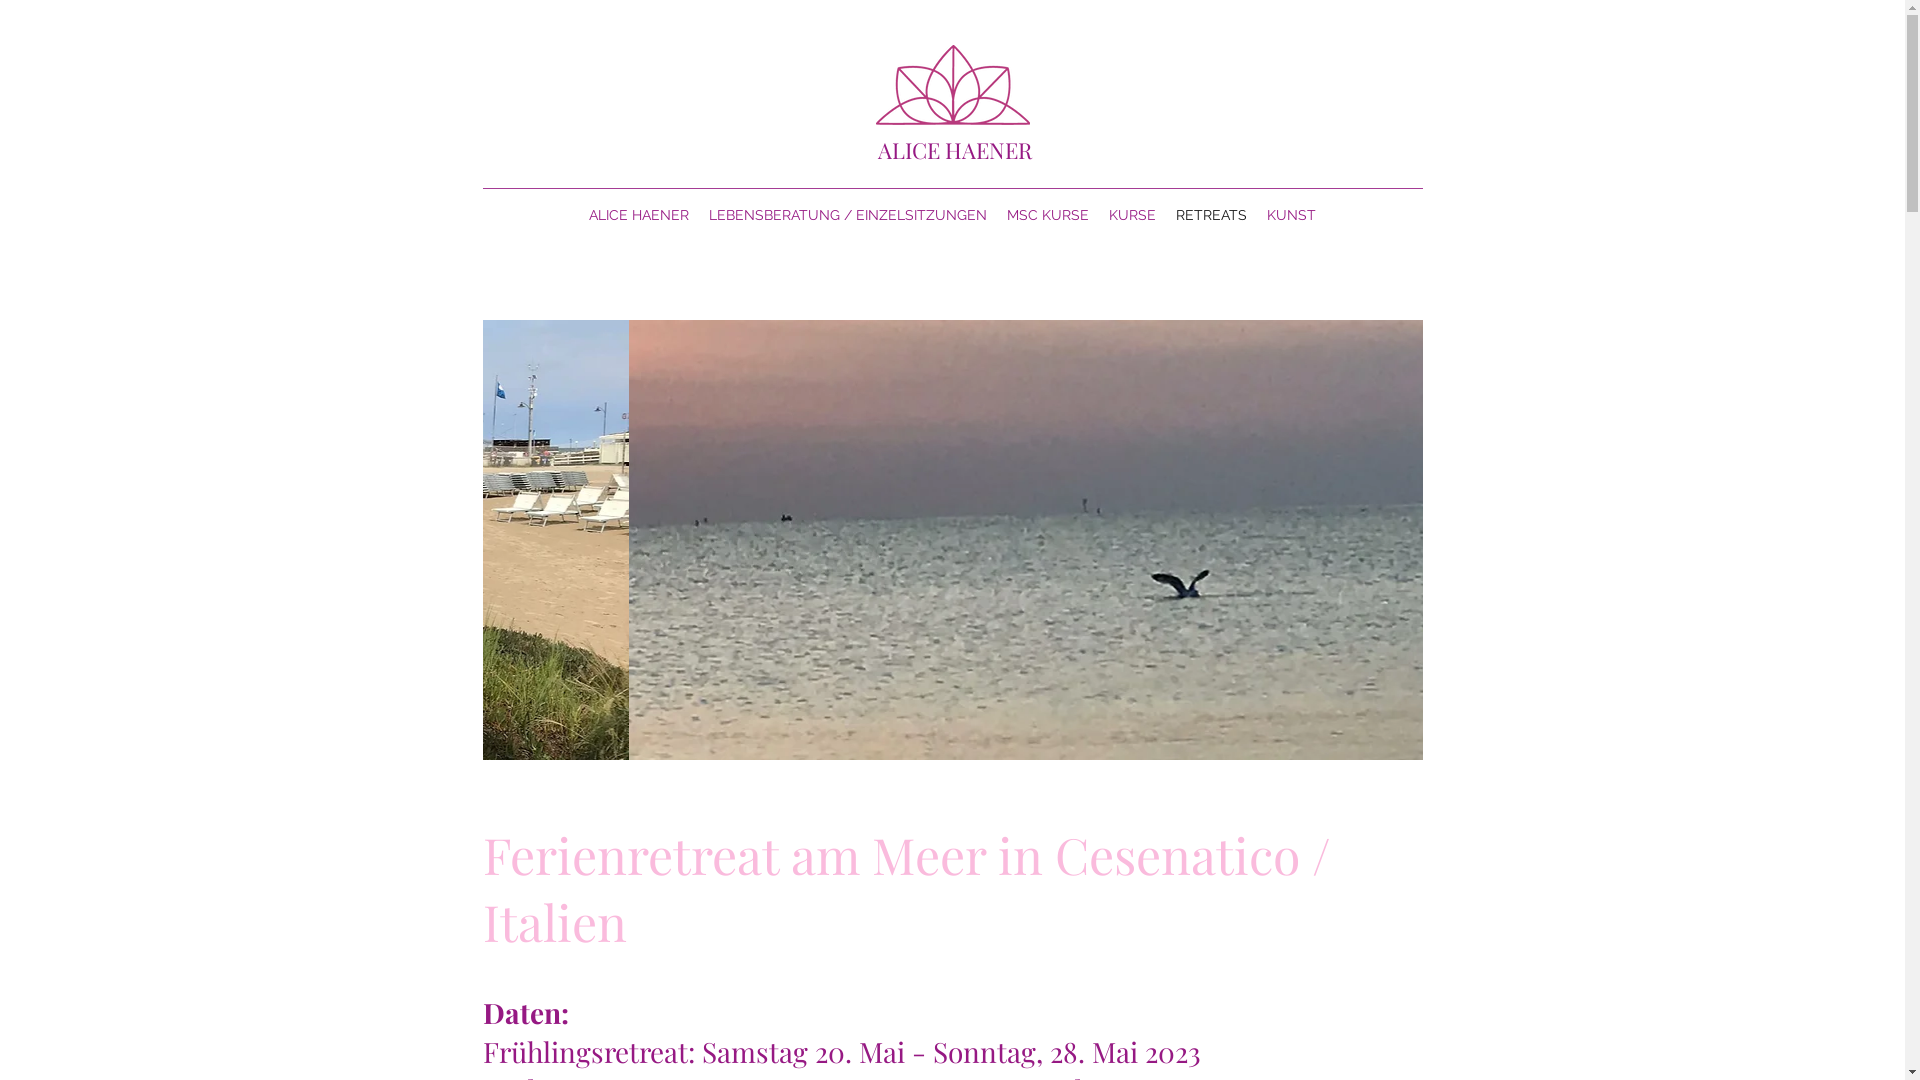  What do you see at coordinates (1291, 215) in the screenshot?
I see `'KUNST'` at bounding box center [1291, 215].